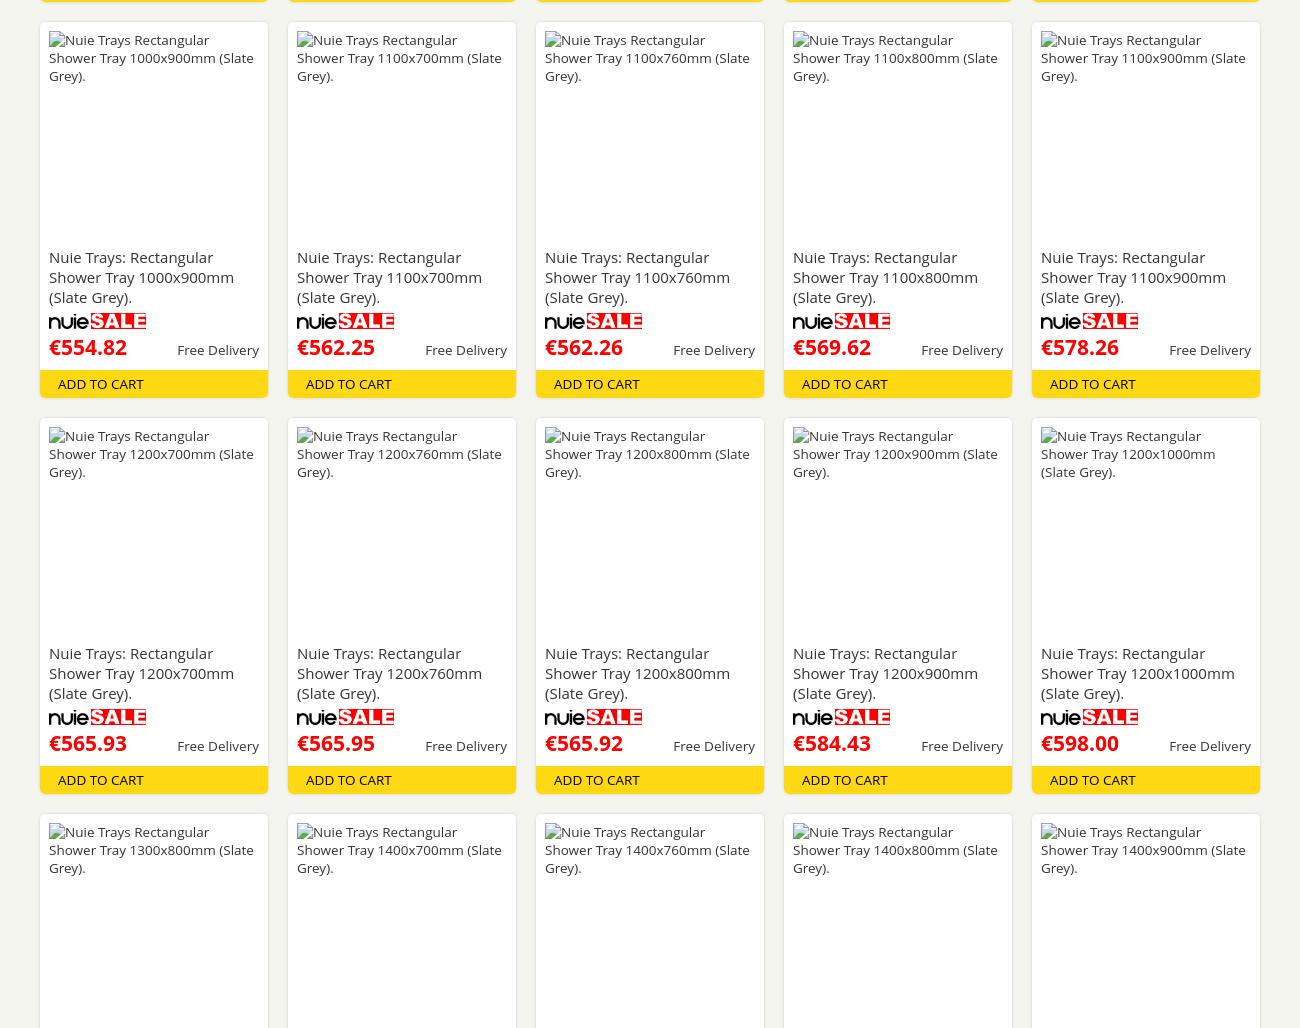 Image resolution: width=1300 pixels, height=1028 pixels. I want to click on '€578.26', so click(1079, 345).